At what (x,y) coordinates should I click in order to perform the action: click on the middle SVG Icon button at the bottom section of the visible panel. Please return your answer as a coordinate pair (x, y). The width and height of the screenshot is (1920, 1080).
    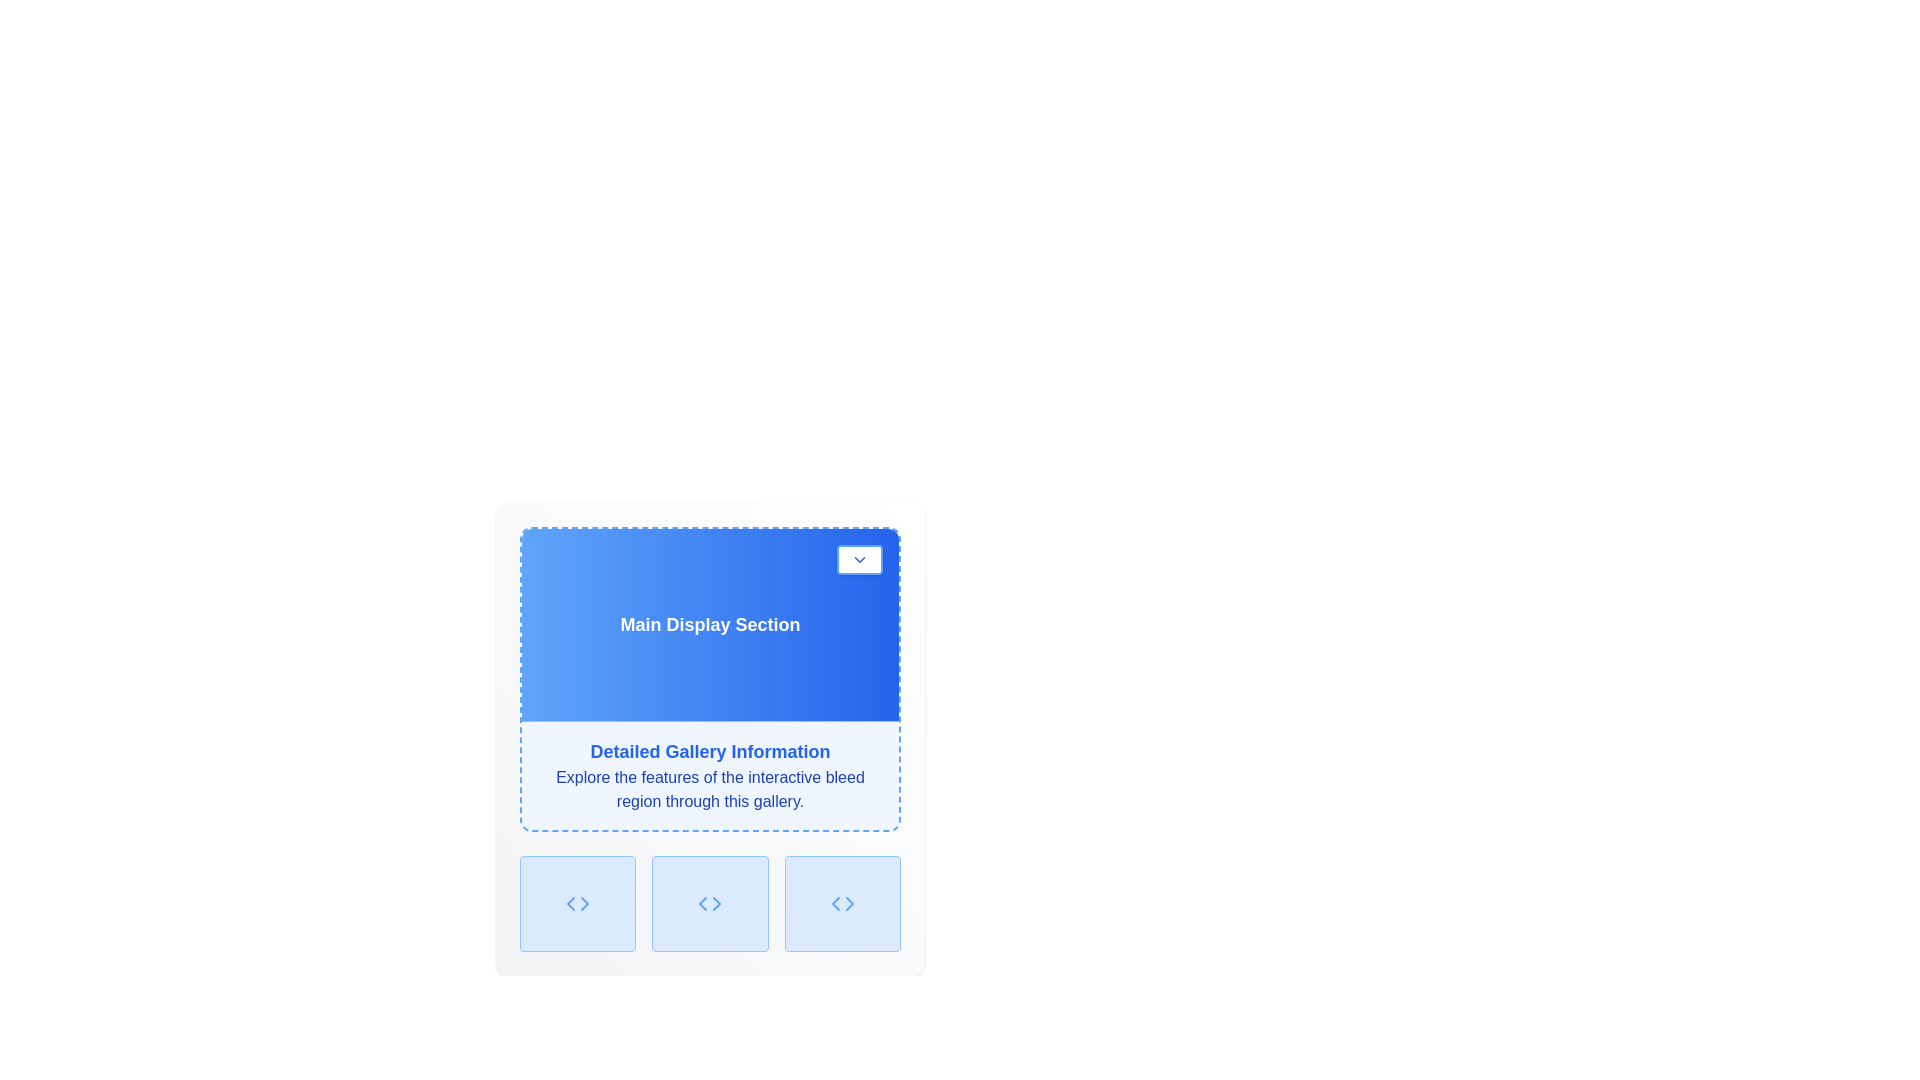
    Looking at the image, I should click on (710, 903).